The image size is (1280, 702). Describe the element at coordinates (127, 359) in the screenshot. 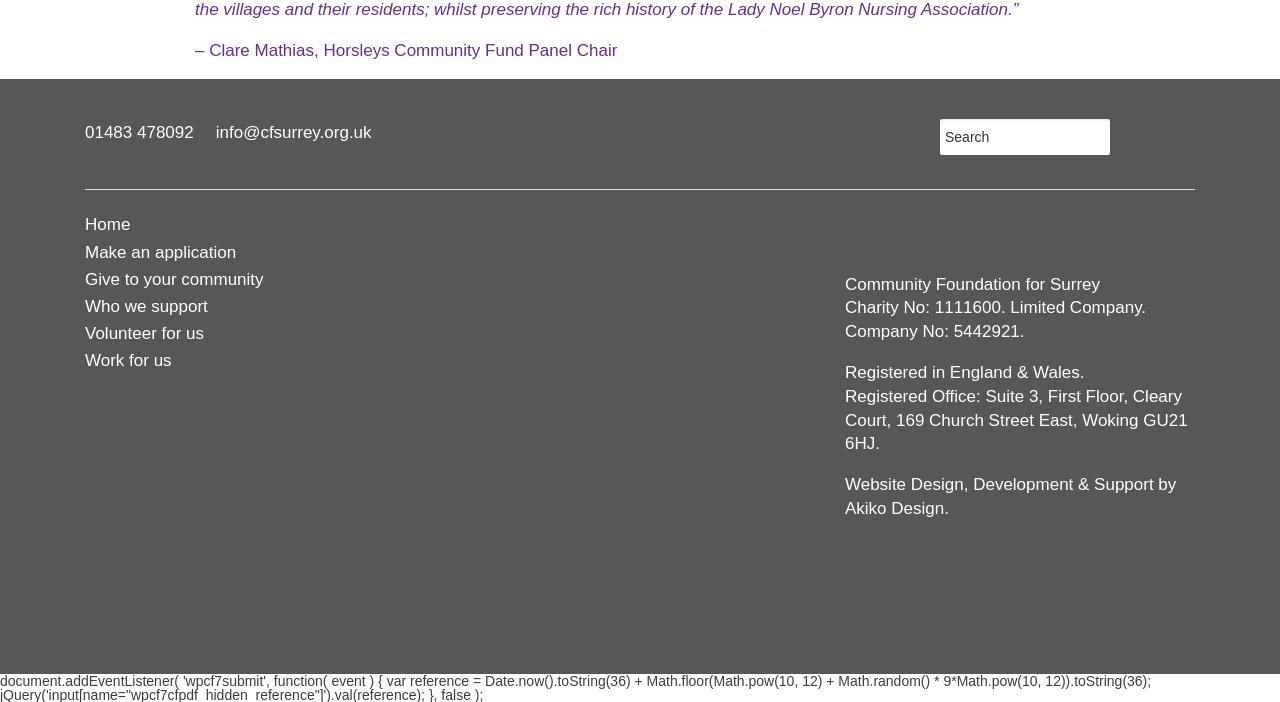

I see `'Work for us'` at that location.